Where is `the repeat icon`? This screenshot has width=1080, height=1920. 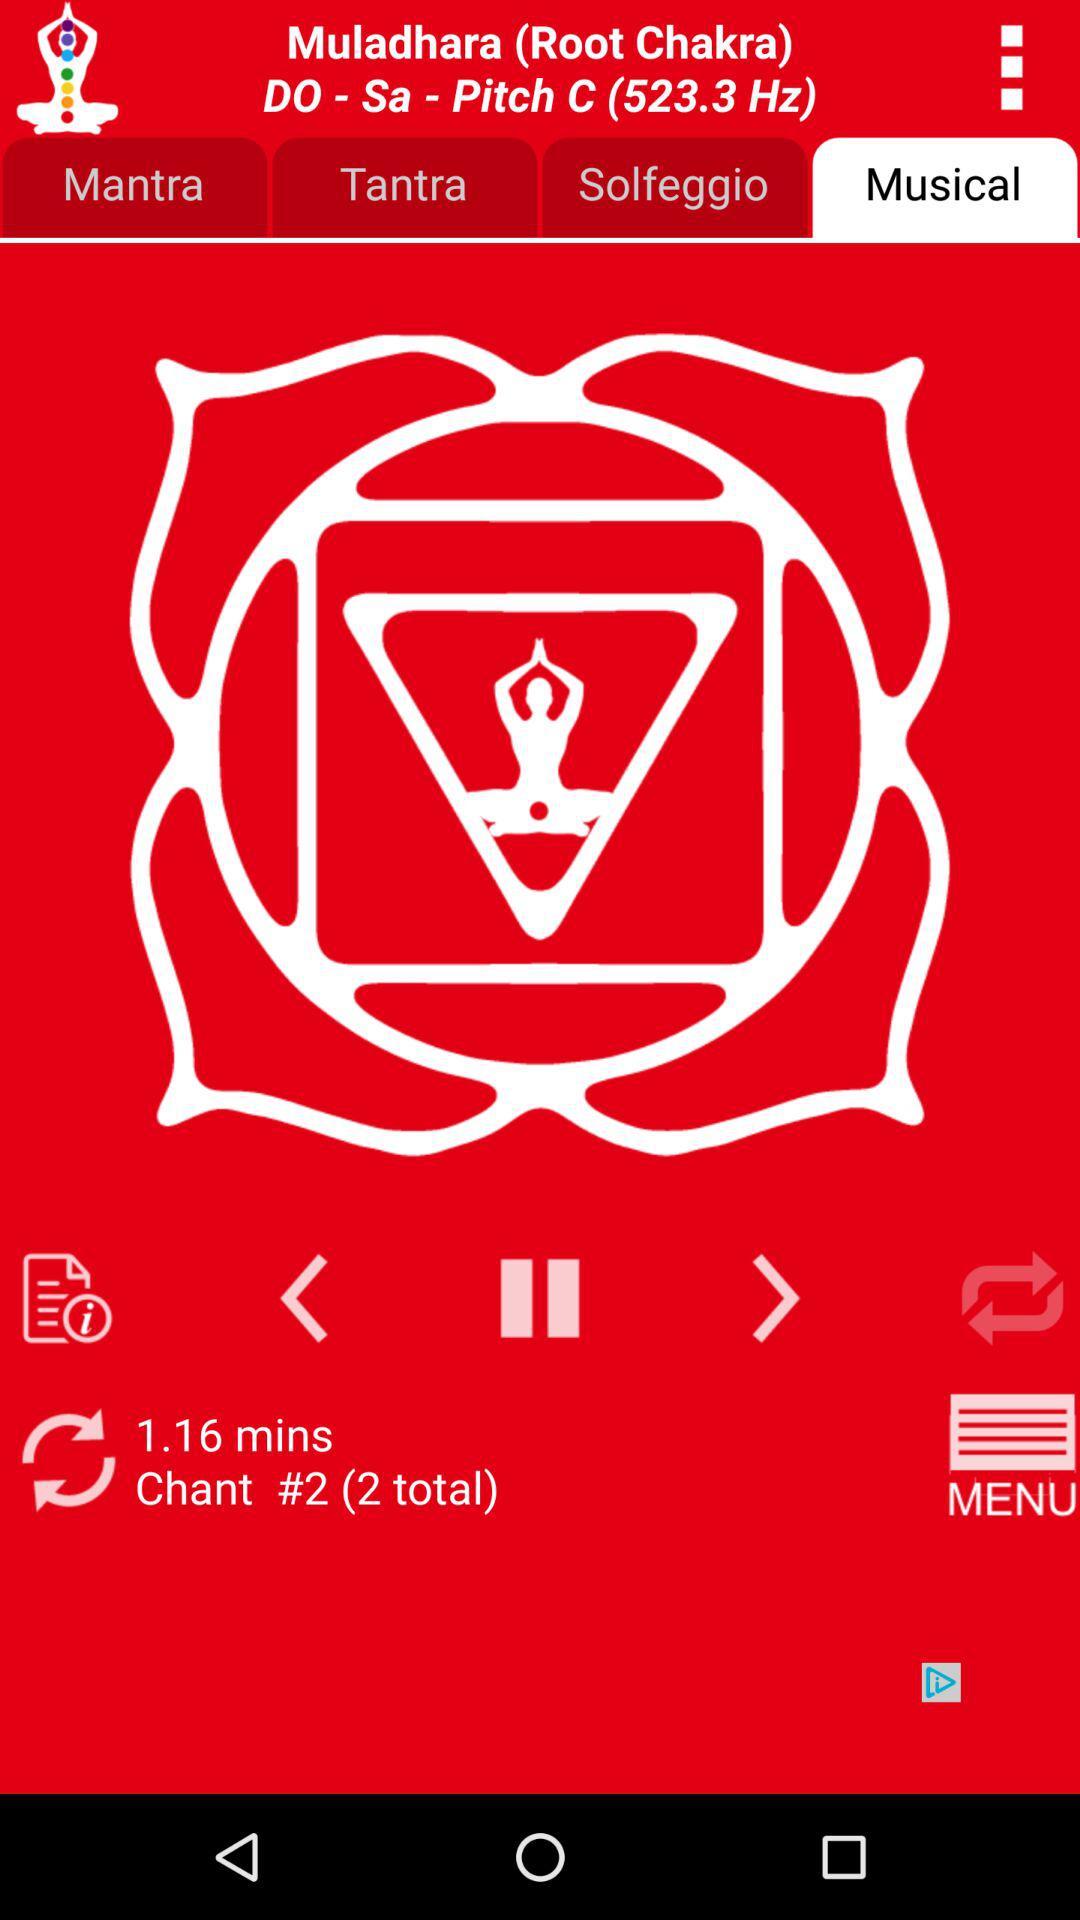
the repeat icon is located at coordinates (1012, 1388).